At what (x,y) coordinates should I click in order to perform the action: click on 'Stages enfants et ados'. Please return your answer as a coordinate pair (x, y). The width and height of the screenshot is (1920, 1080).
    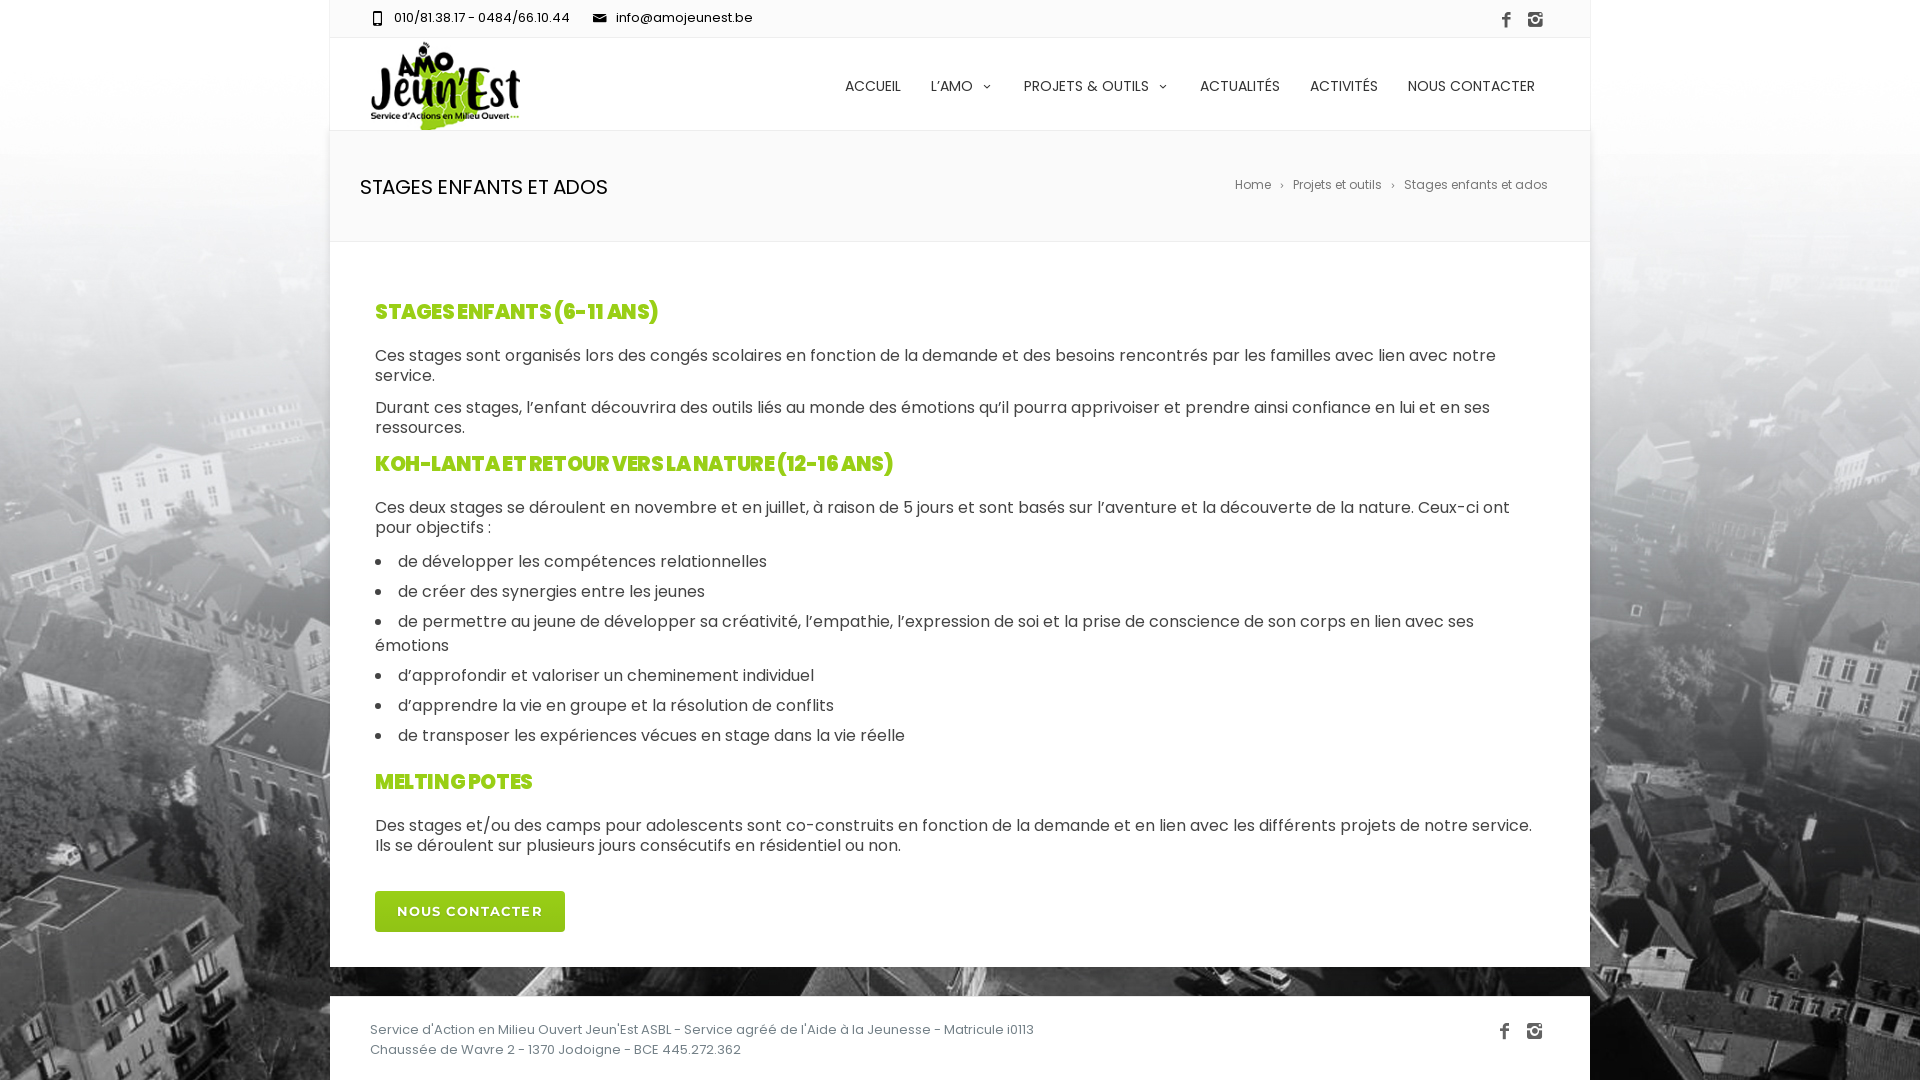
    Looking at the image, I should click on (1402, 185).